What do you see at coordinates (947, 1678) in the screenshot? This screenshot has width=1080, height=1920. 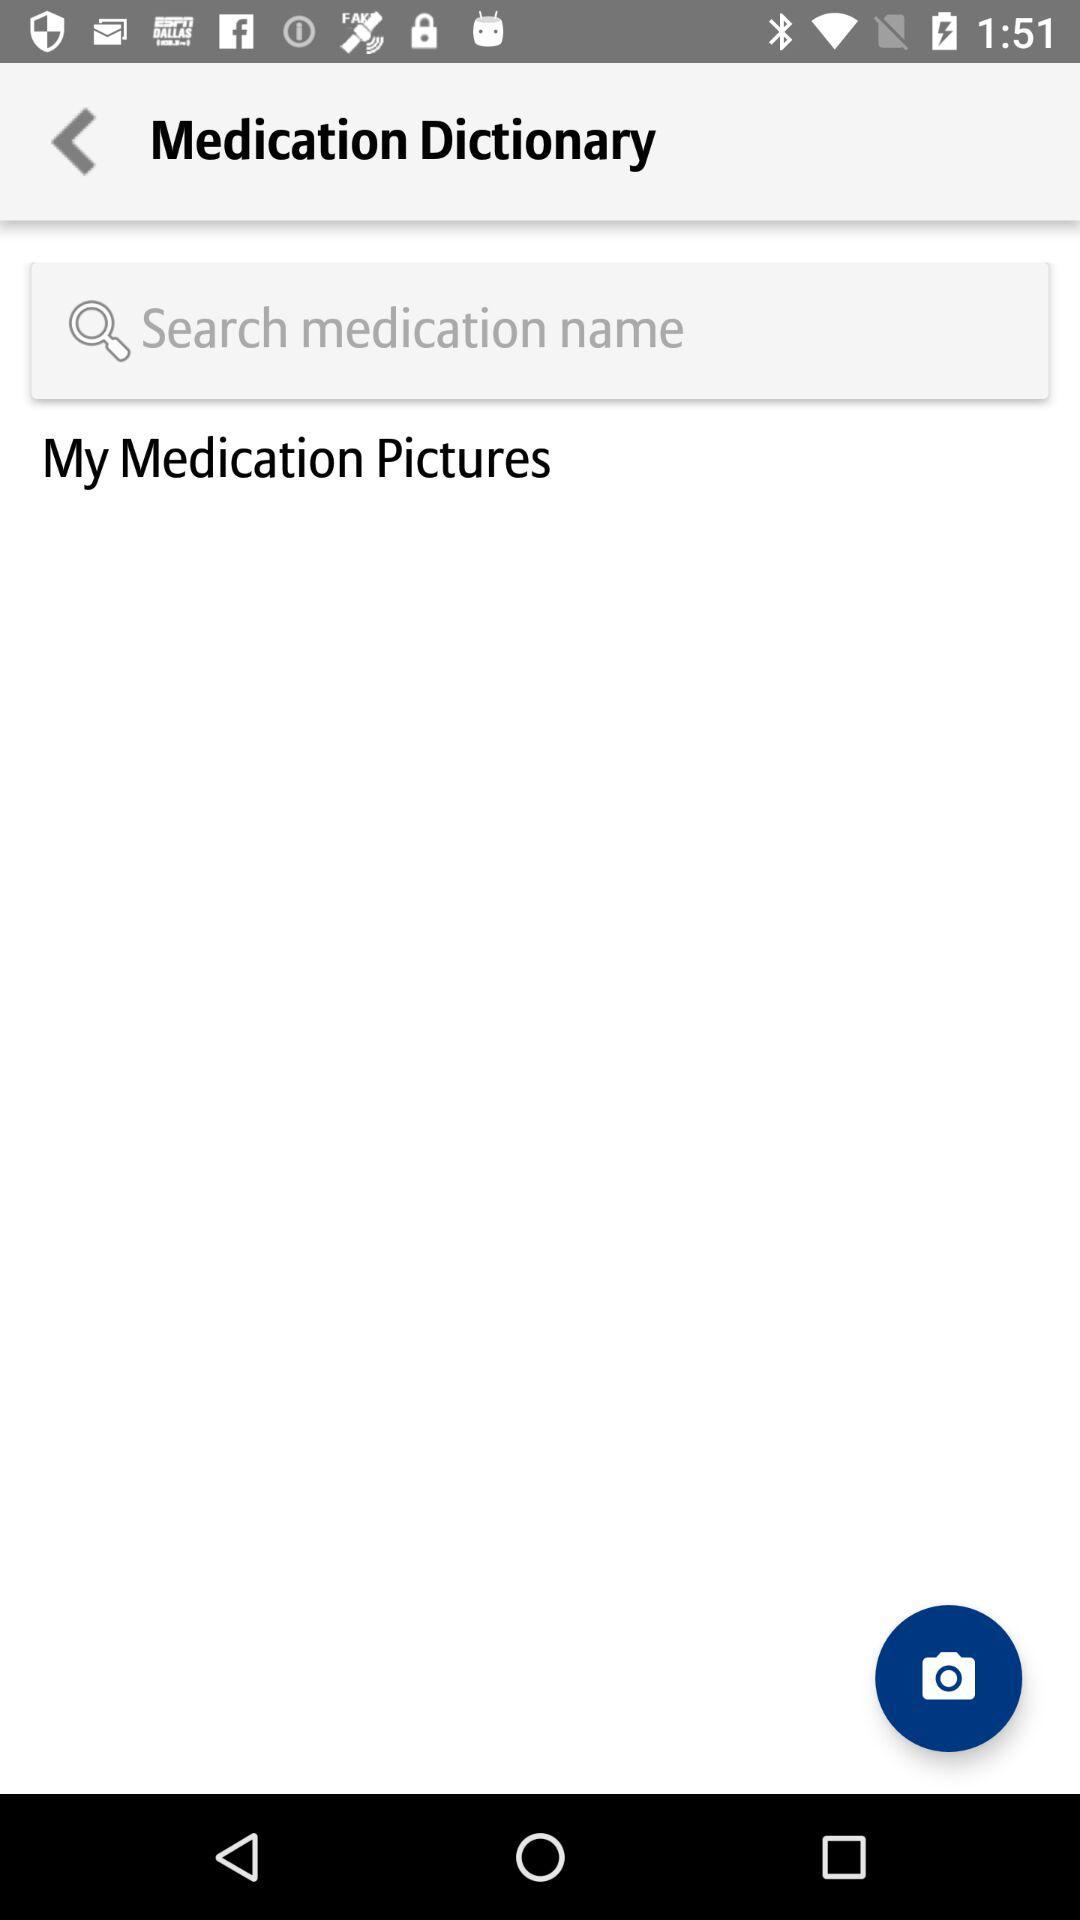 I see `open camera` at bounding box center [947, 1678].